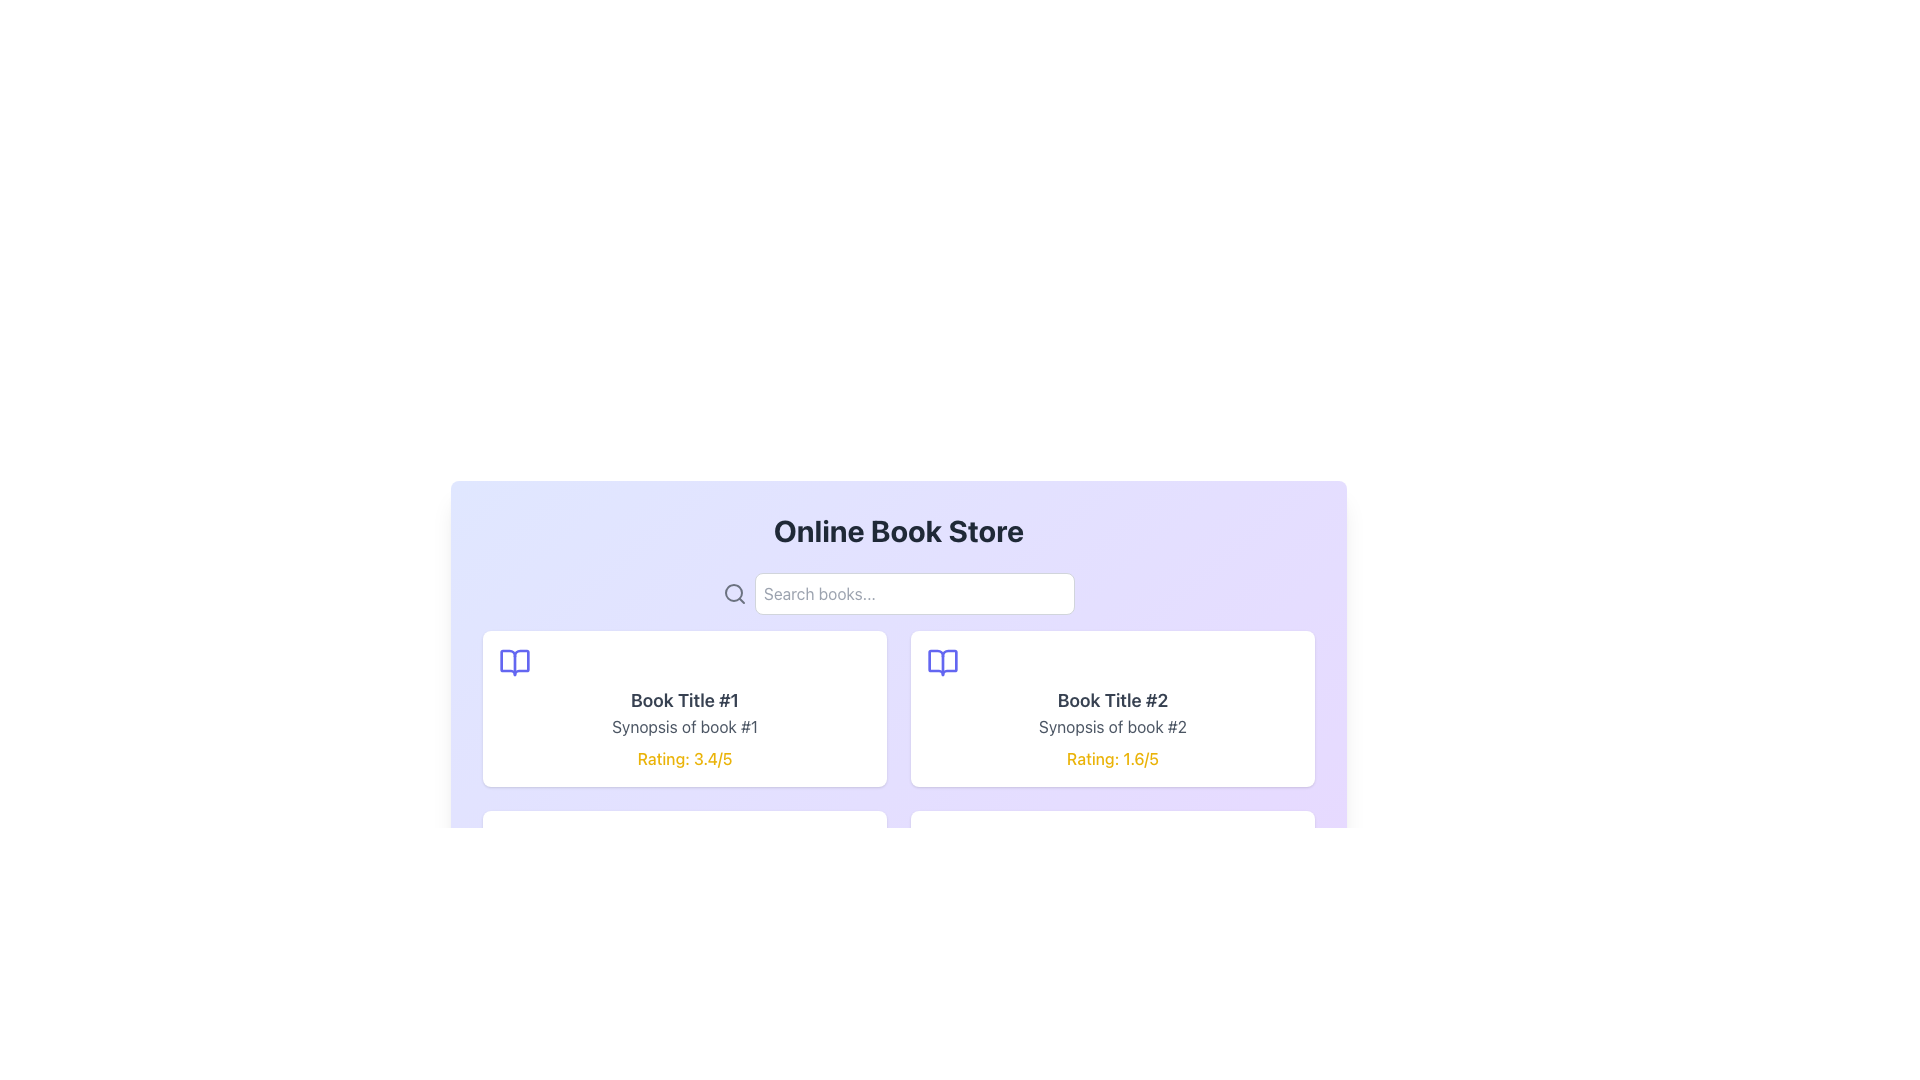 Image resolution: width=1920 pixels, height=1080 pixels. What do you see at coordinates (1112, 708) in the screenshot?
I see `the second book information card in the grid layout` at bounding box center [1112, 708].